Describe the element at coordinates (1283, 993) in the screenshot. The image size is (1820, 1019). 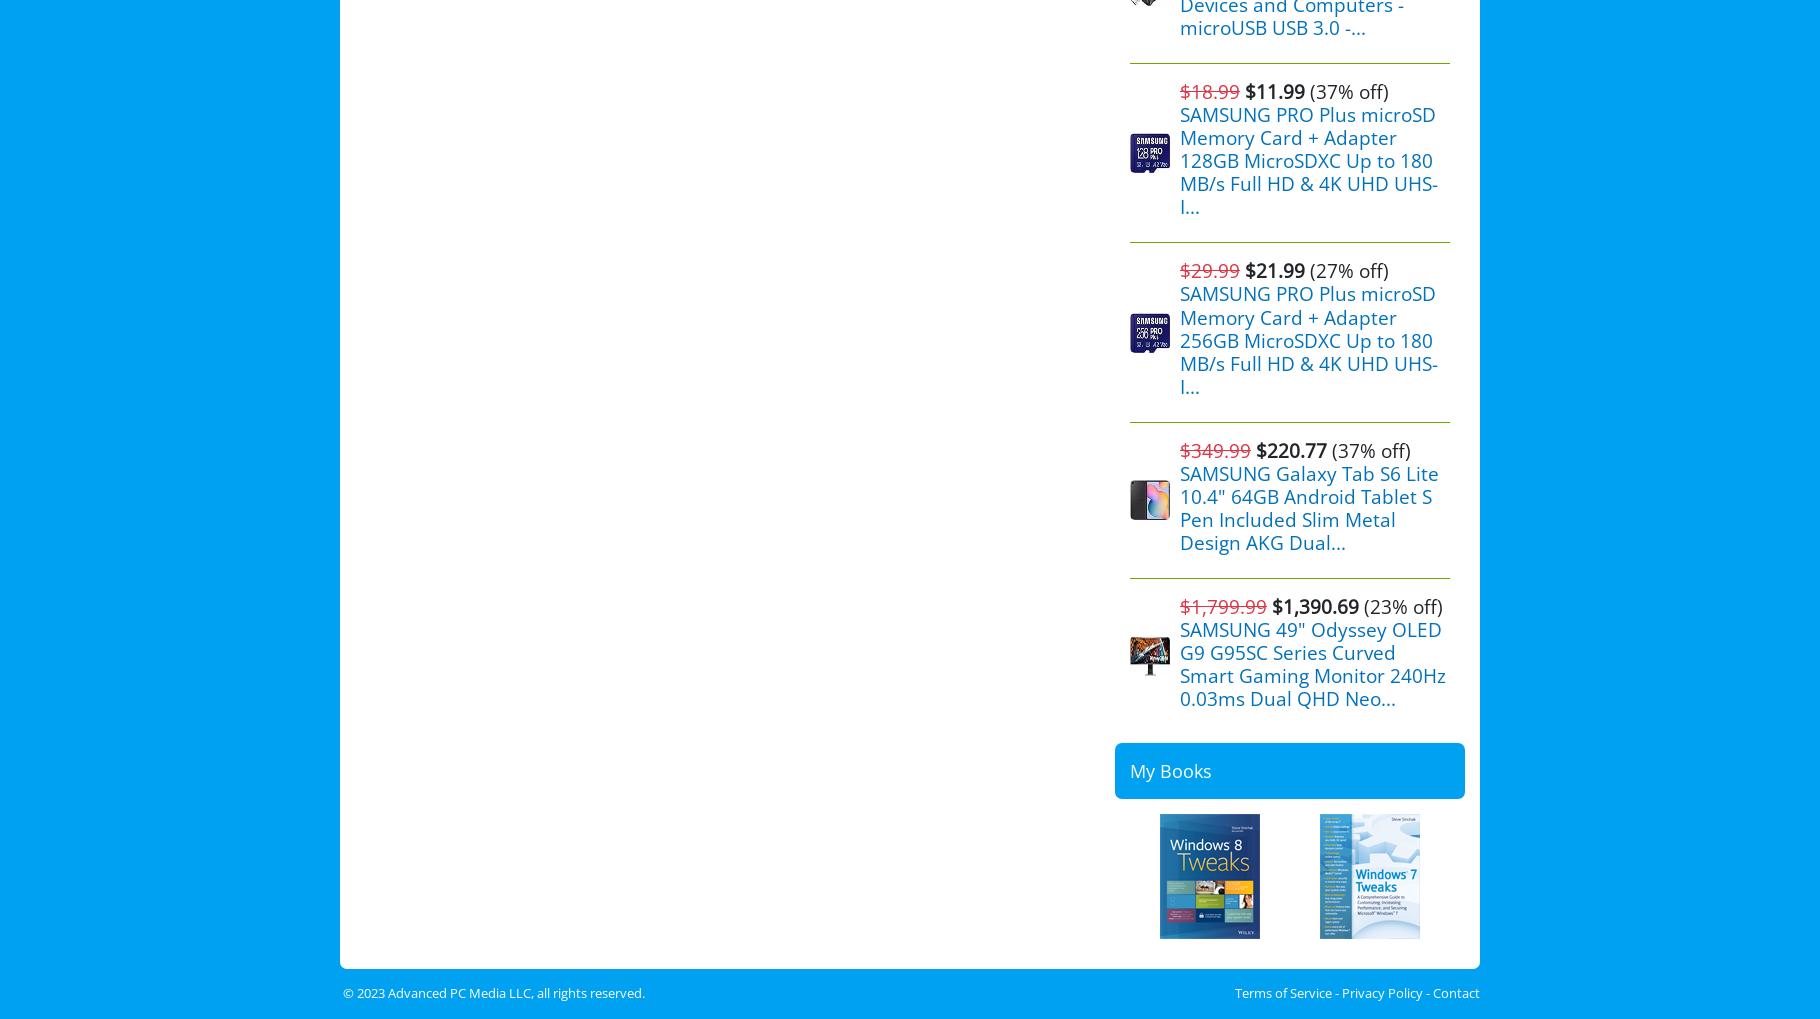
I see `'Terms of Service'` at that location.